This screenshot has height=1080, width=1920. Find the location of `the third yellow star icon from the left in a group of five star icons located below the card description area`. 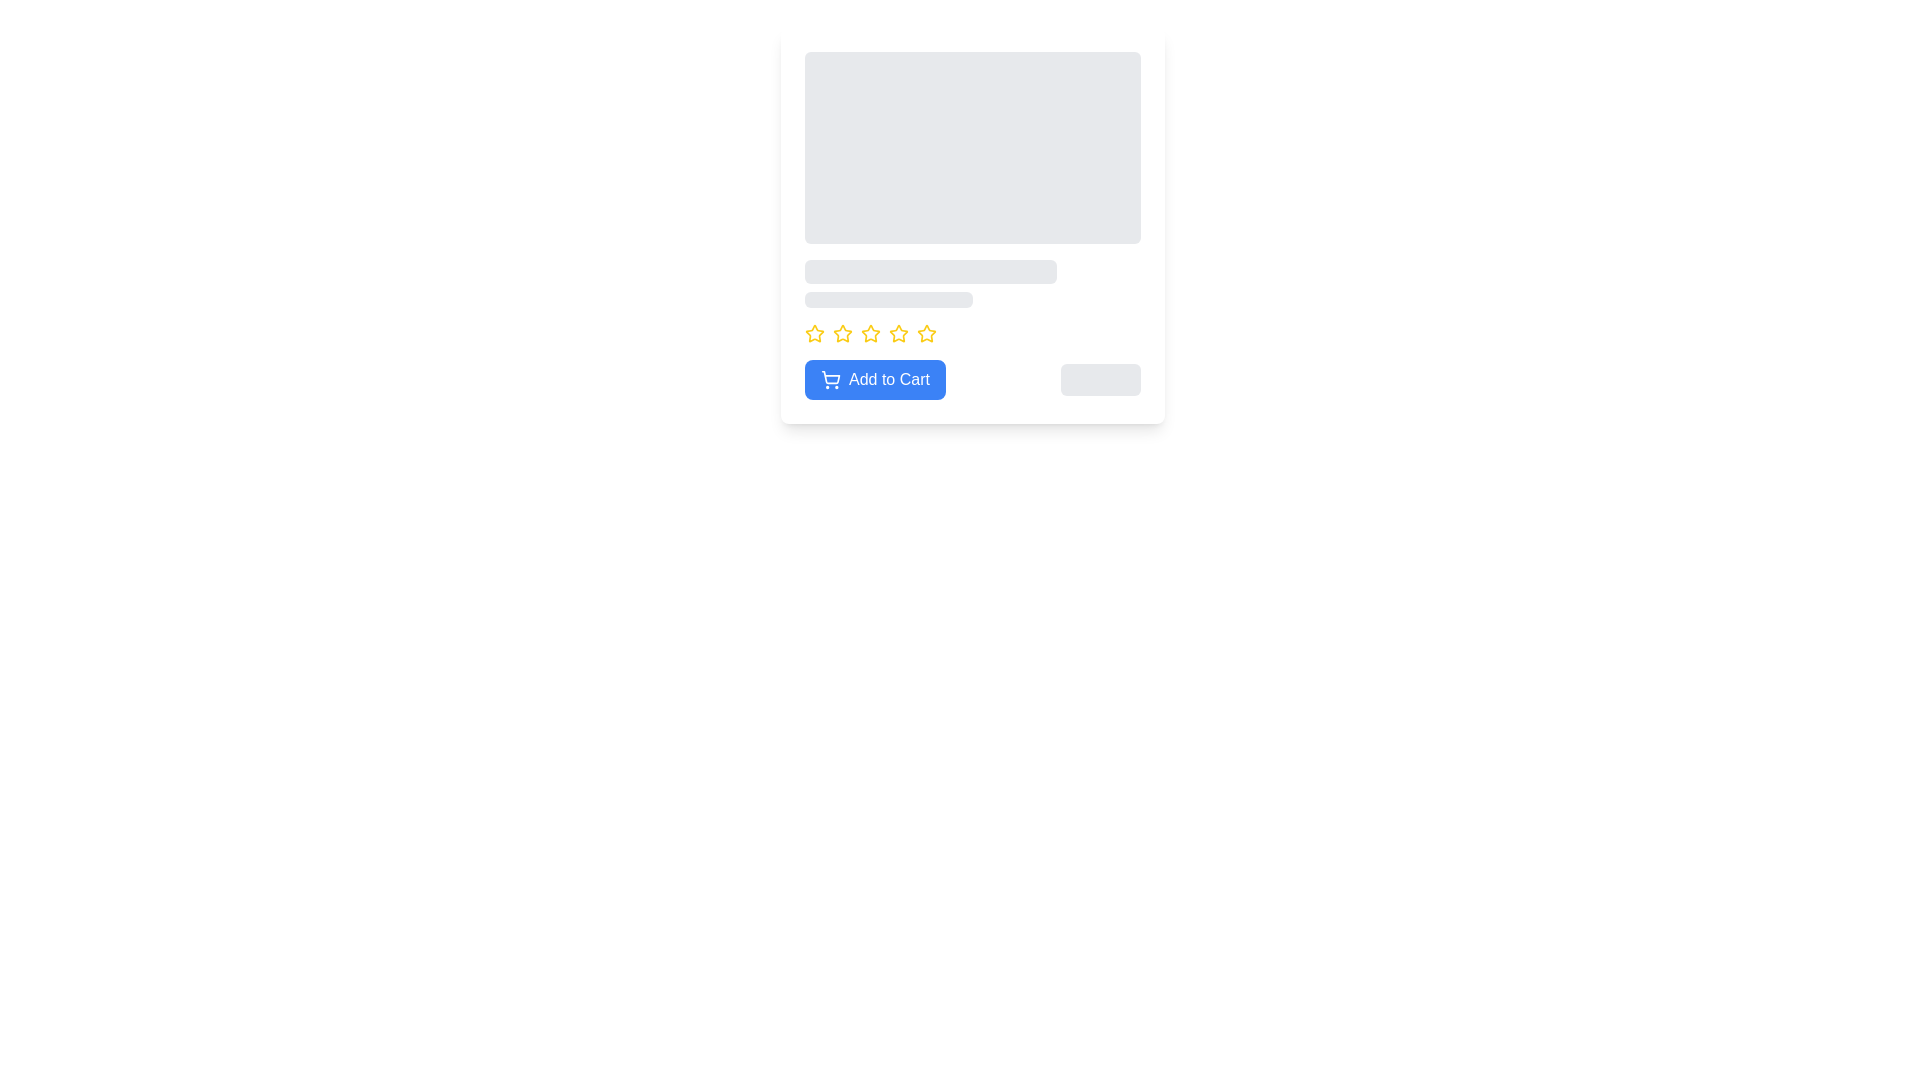

the third yellow star icon from the left in a group of five star icons located below the card description area is located at coordinates (843, 333).